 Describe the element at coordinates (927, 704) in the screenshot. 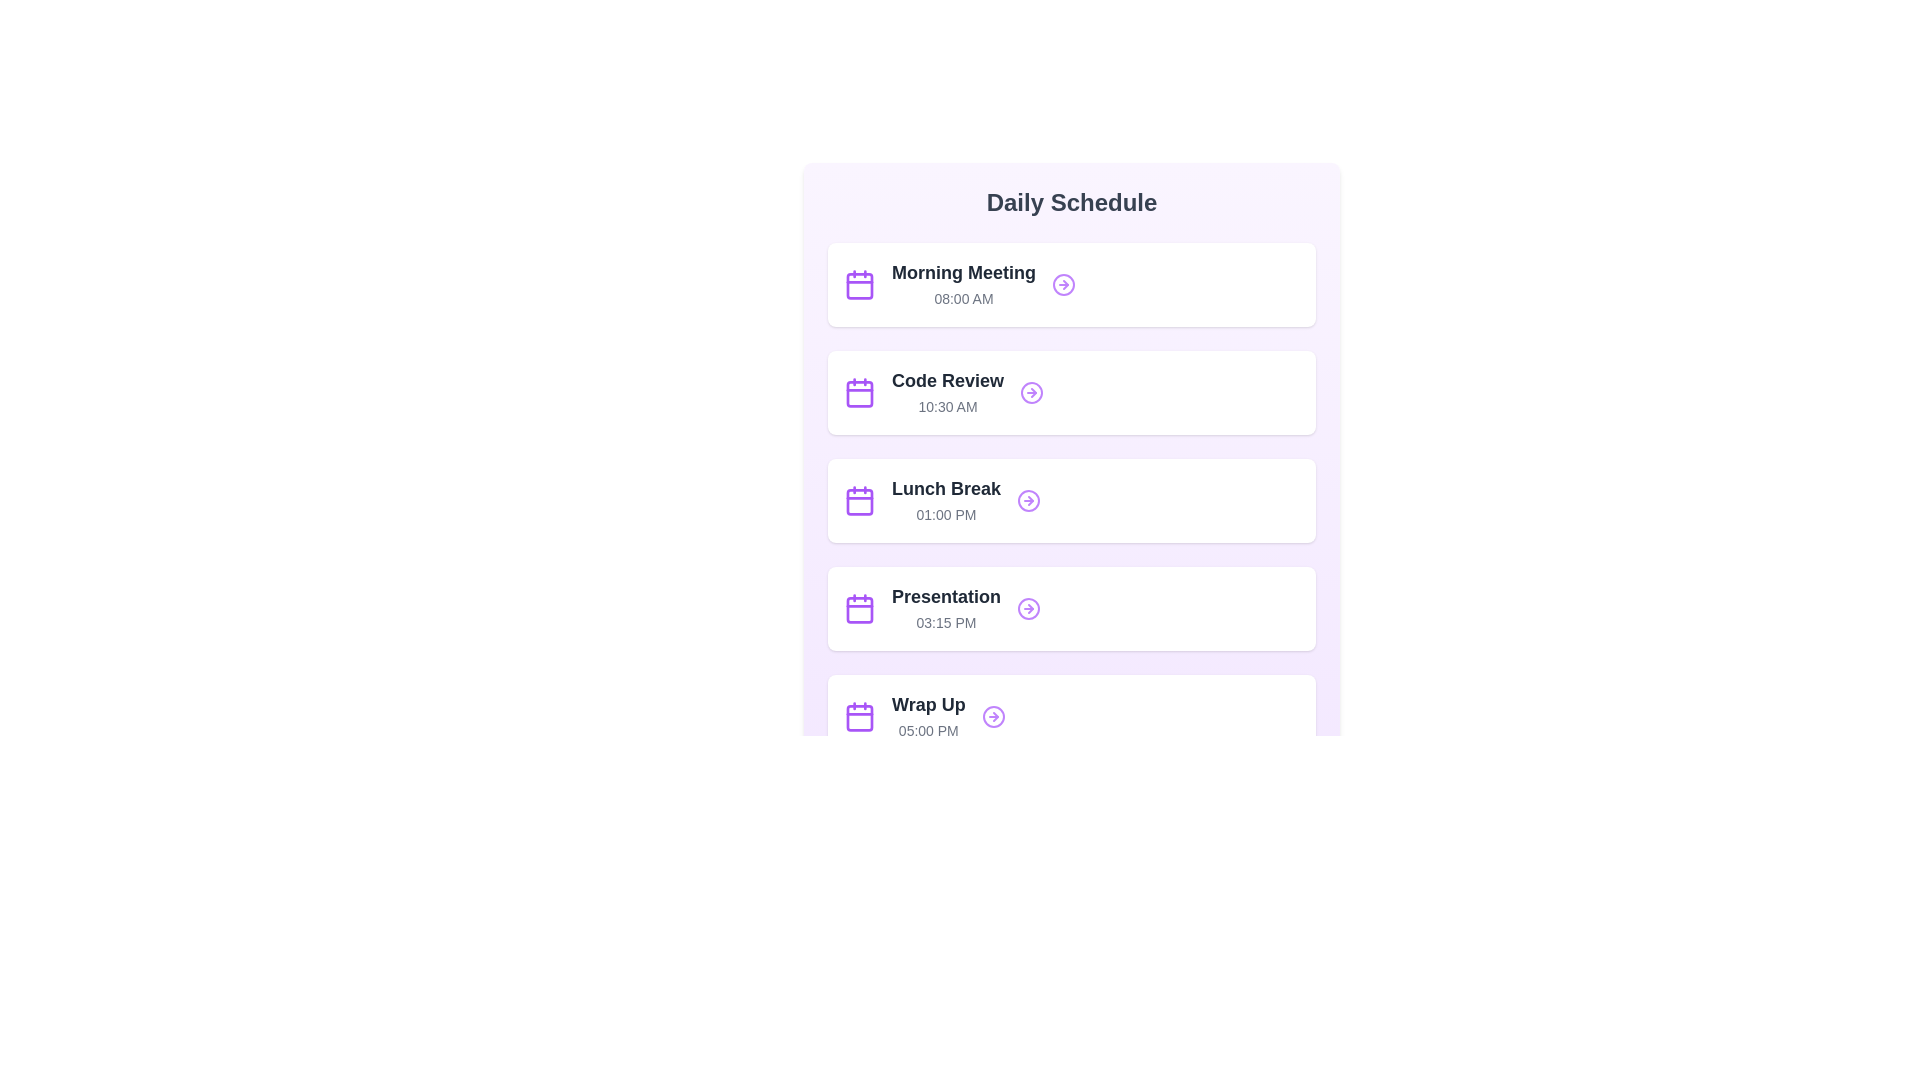

I see `the 'Wrap Up' text label, which is bold and displayed in a sans-serif font style in dark gray, located at the bottom of the 'Daily Schedule' view` at that location.